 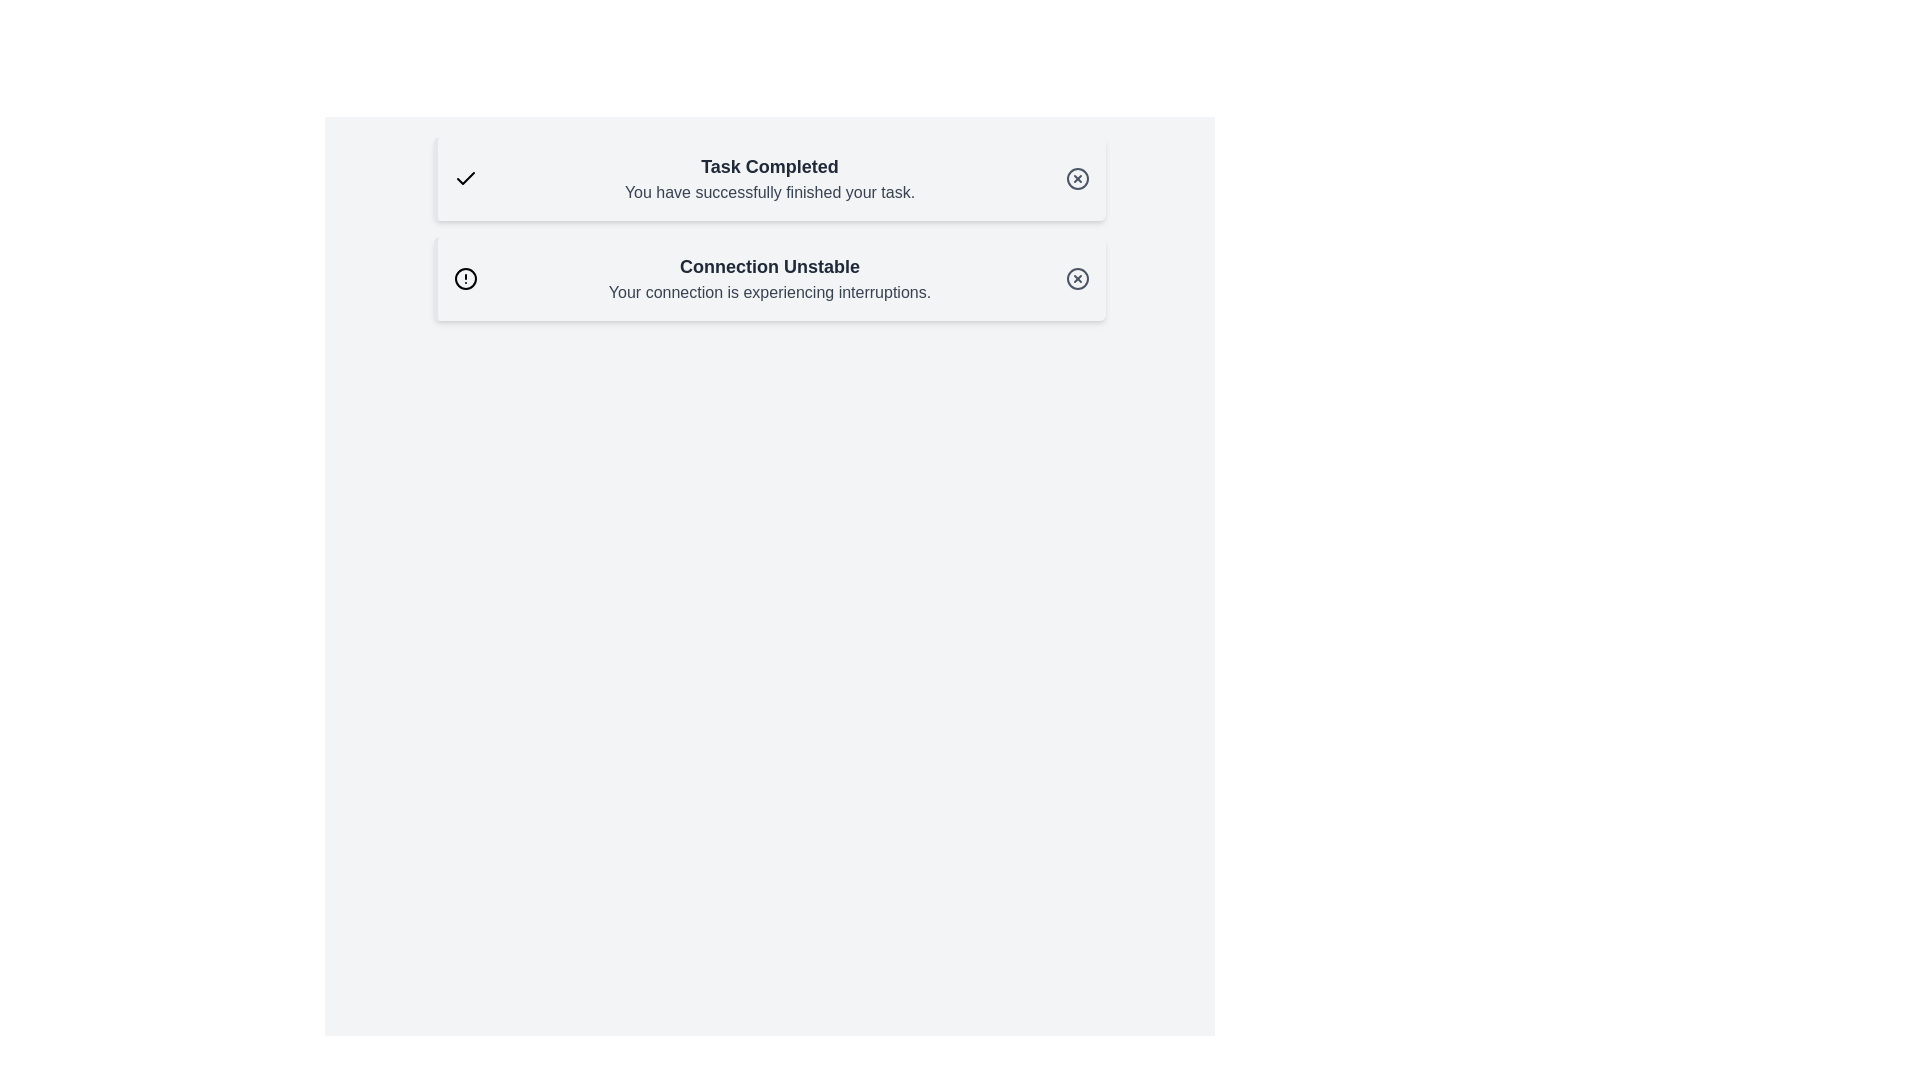 What do you see at coordinates (1077, 177) in the screenshot?
I see `the SVG Circle located at the far right of the notification card displaying 'Task Completed'` at bounding box center [1077, 177].